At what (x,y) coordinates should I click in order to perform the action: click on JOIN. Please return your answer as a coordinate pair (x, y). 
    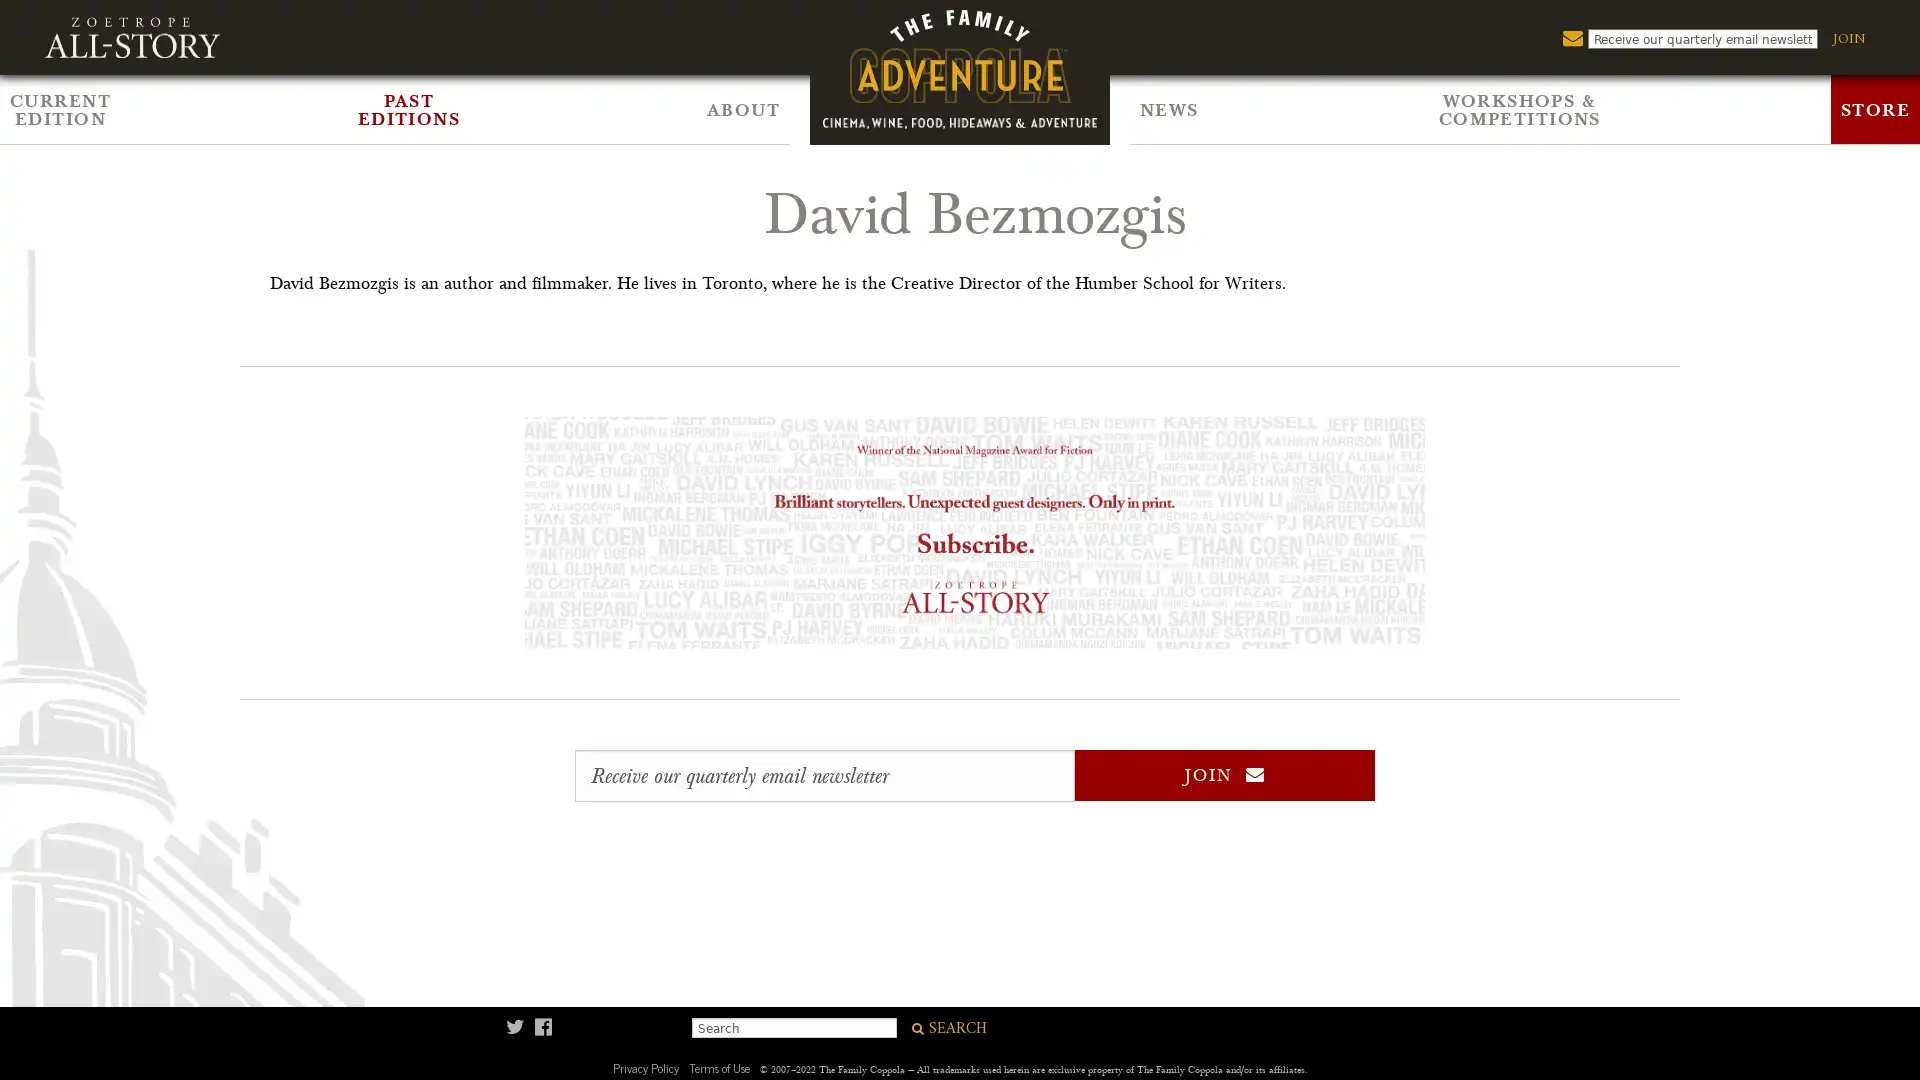
    Looking at the image, I should click on (1223, 774).